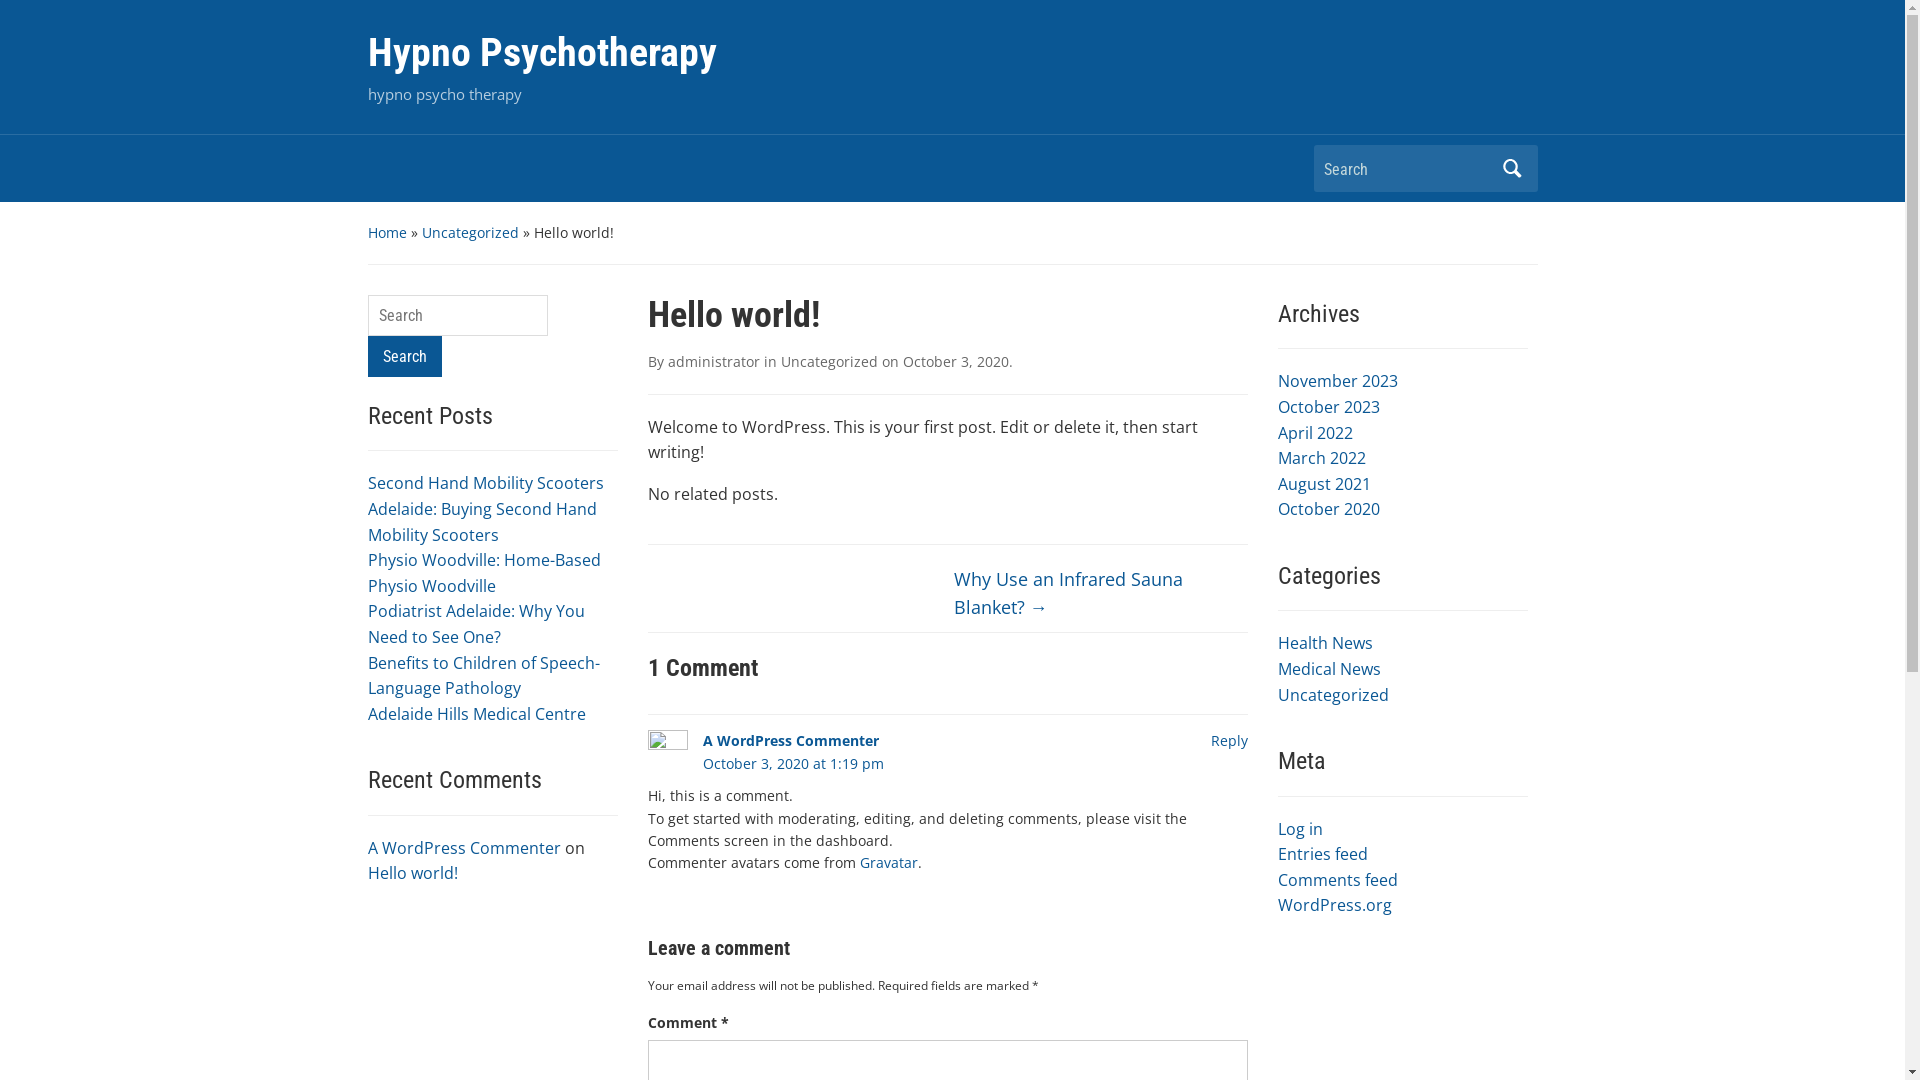  I want to click on 'Physio Woodville: Home-Based Physio Woodville', so click(484, 573).